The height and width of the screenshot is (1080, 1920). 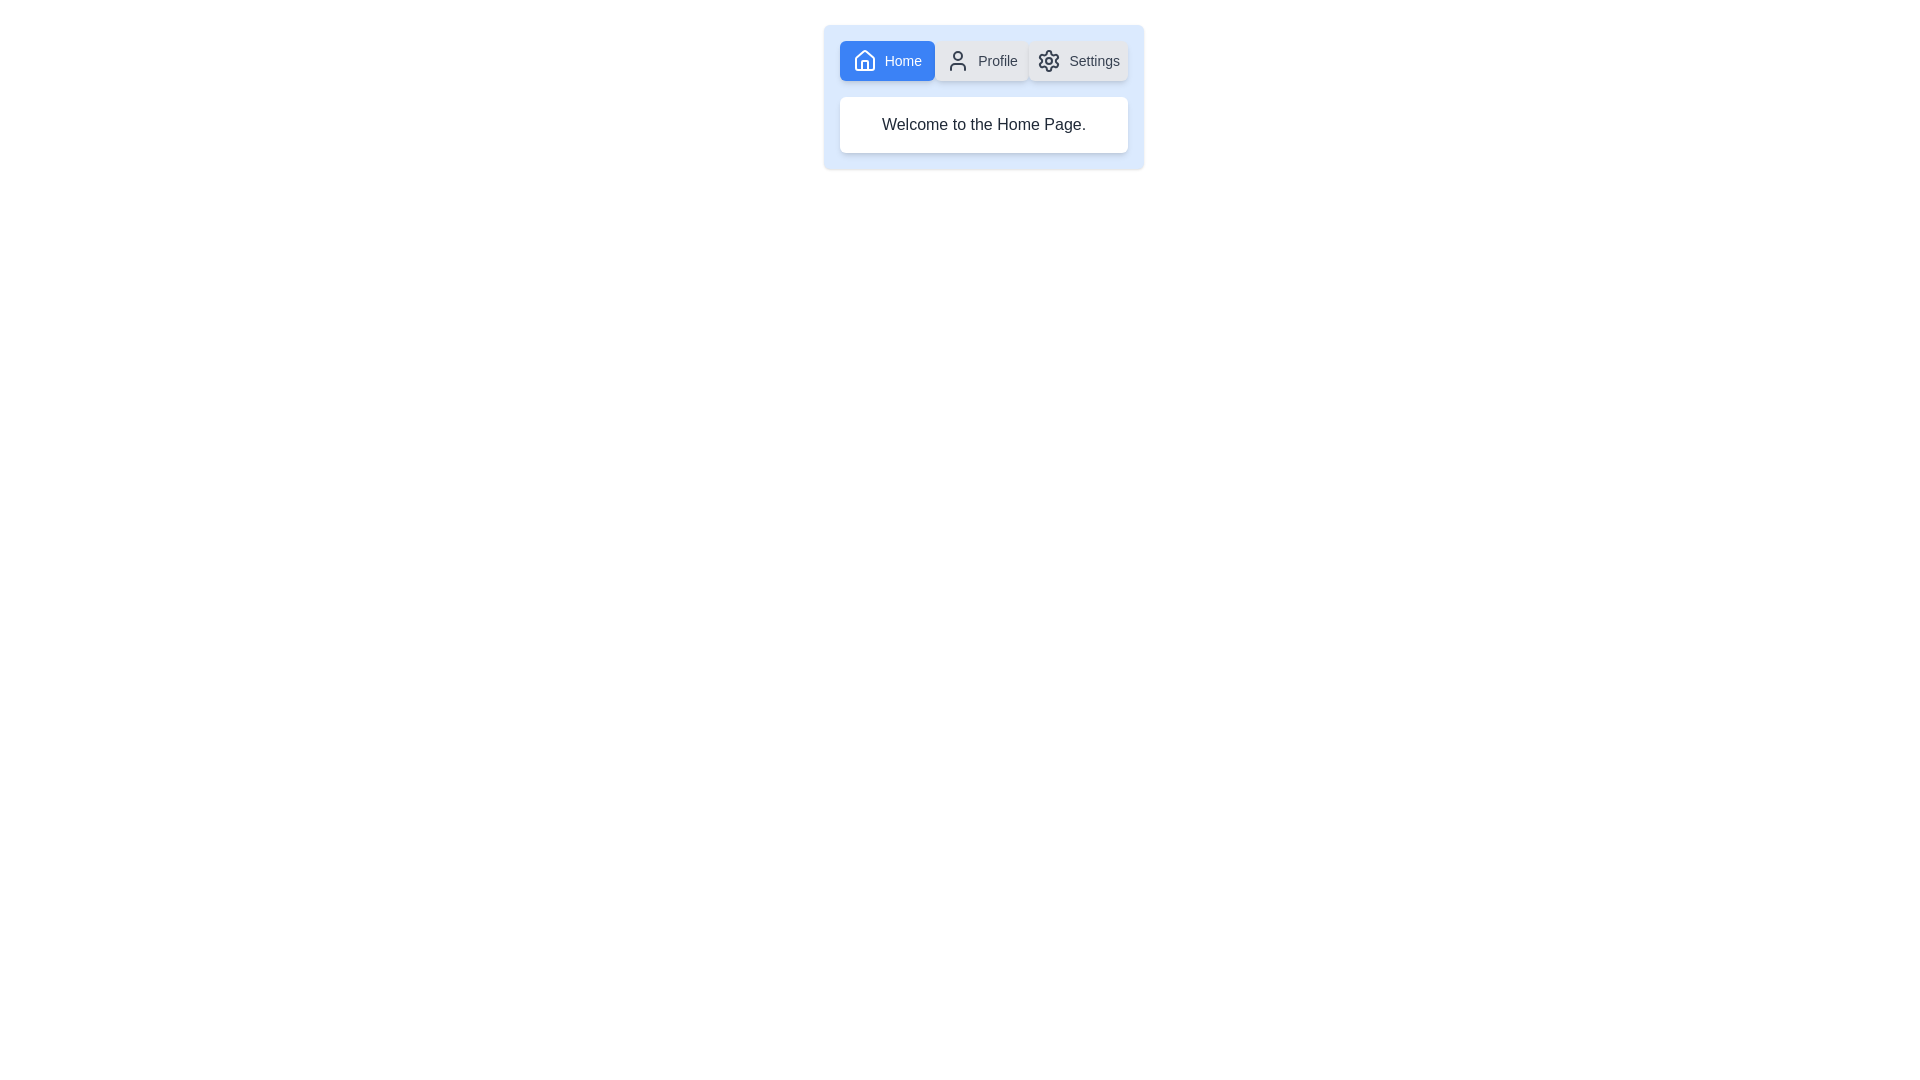 What do you see at coordinates (864, 60) in the screenshot?
I see `the house icon` at bounding box center [864, 60].